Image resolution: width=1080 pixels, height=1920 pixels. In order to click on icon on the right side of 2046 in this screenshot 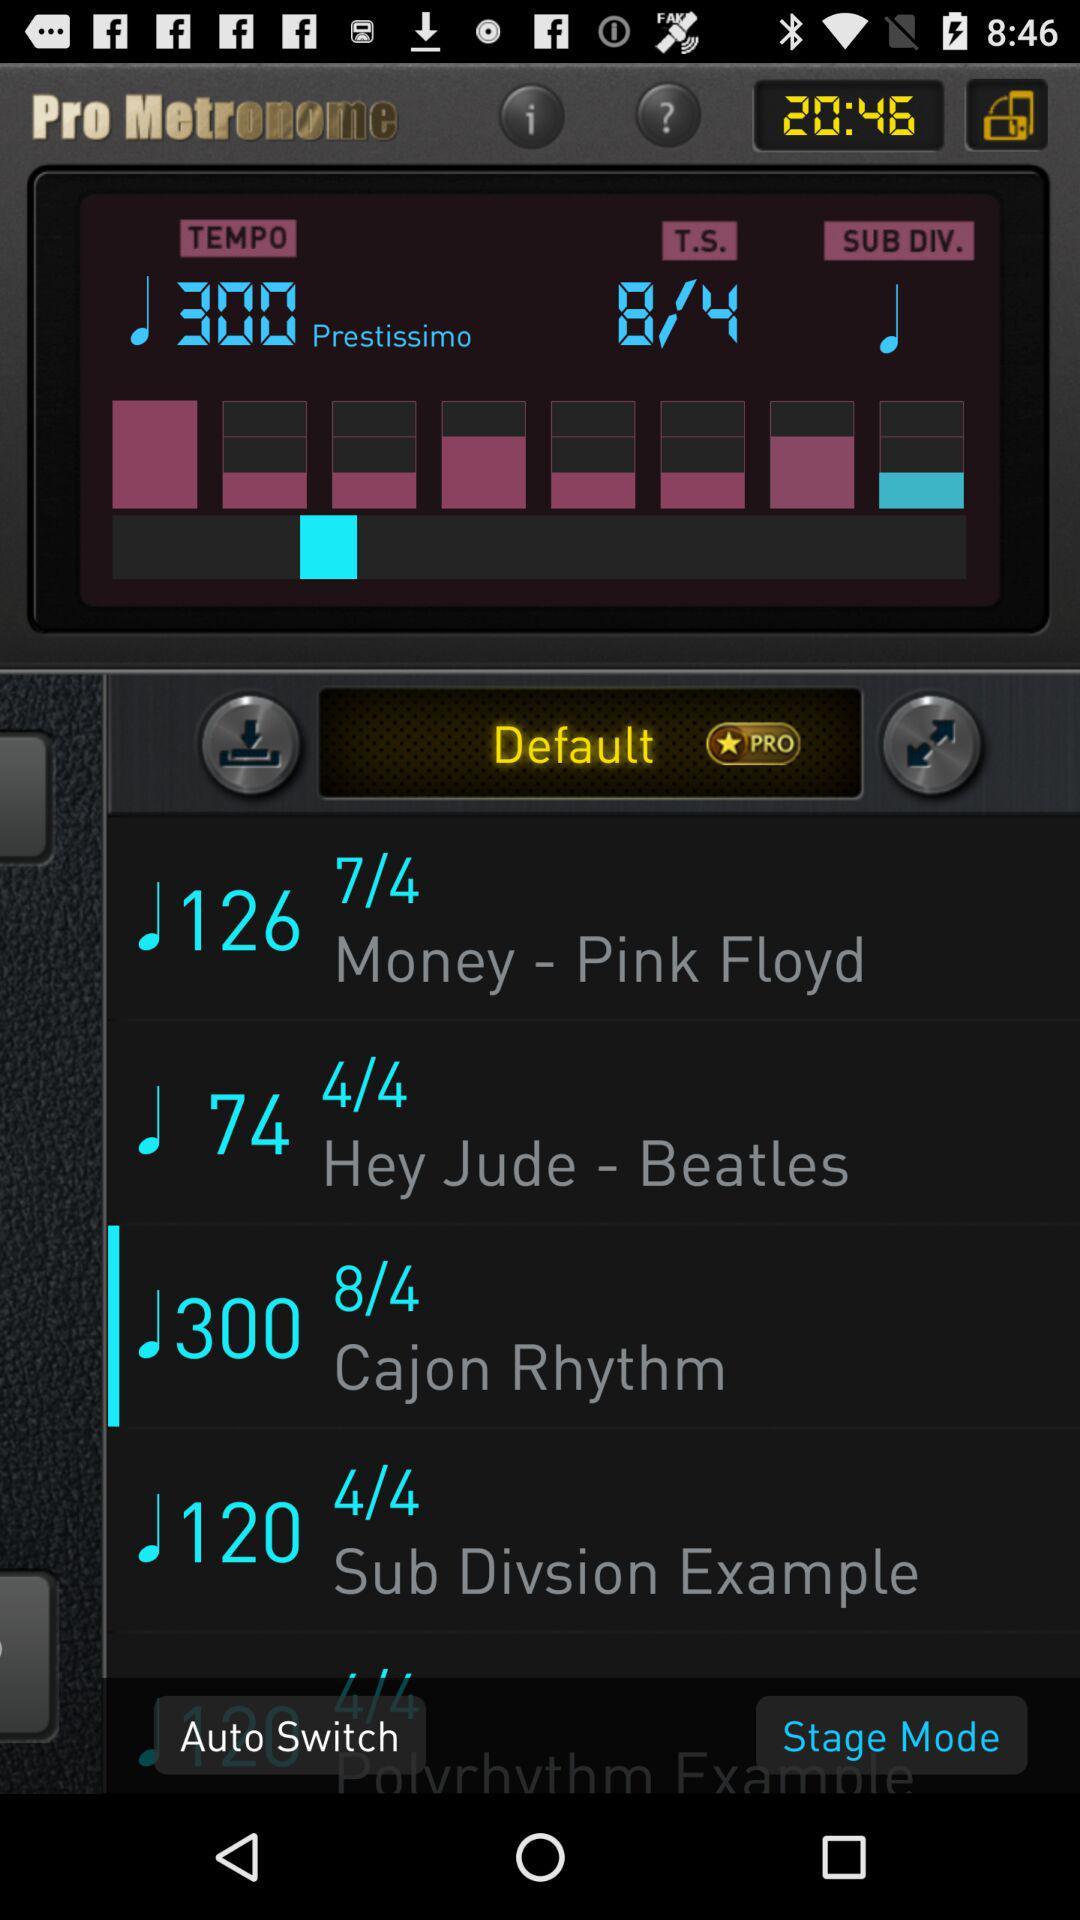, I will do `click(1007, 114)`.